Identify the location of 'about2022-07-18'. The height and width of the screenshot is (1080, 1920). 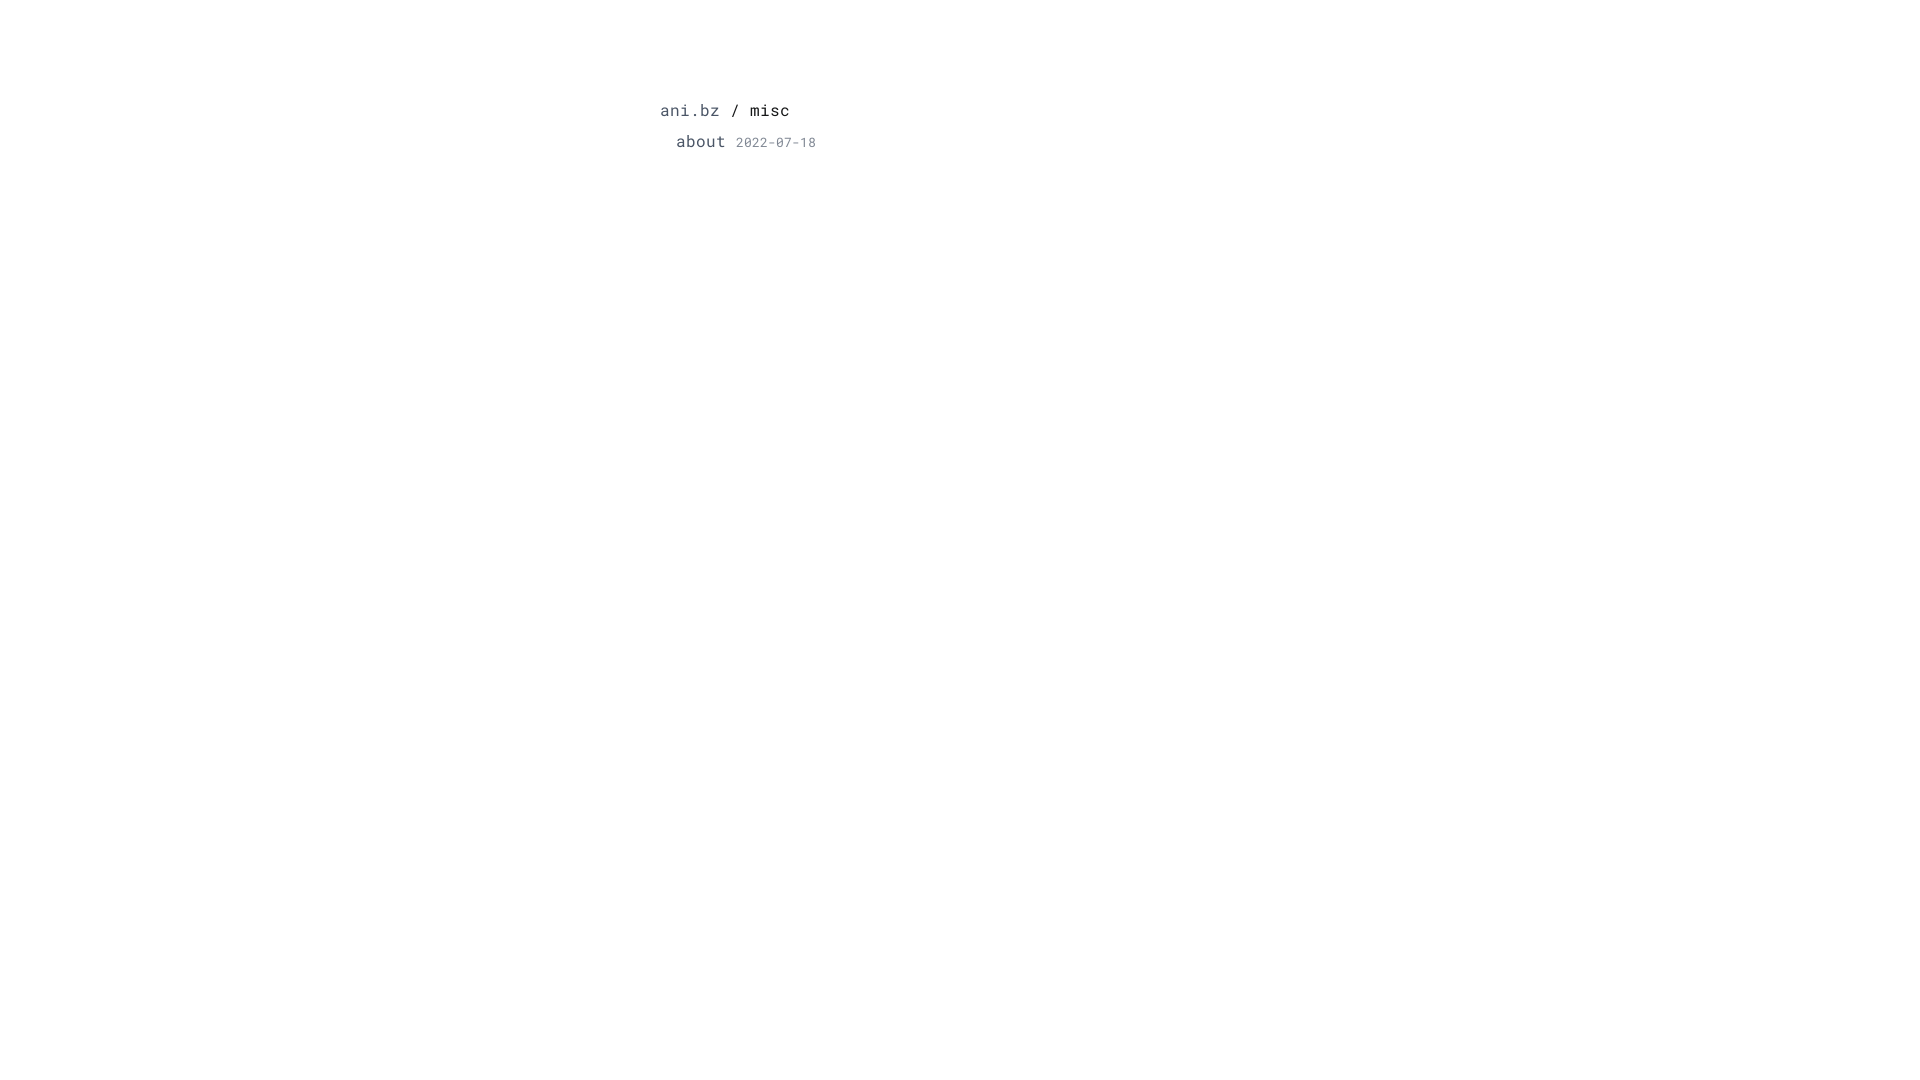
(744, 140).